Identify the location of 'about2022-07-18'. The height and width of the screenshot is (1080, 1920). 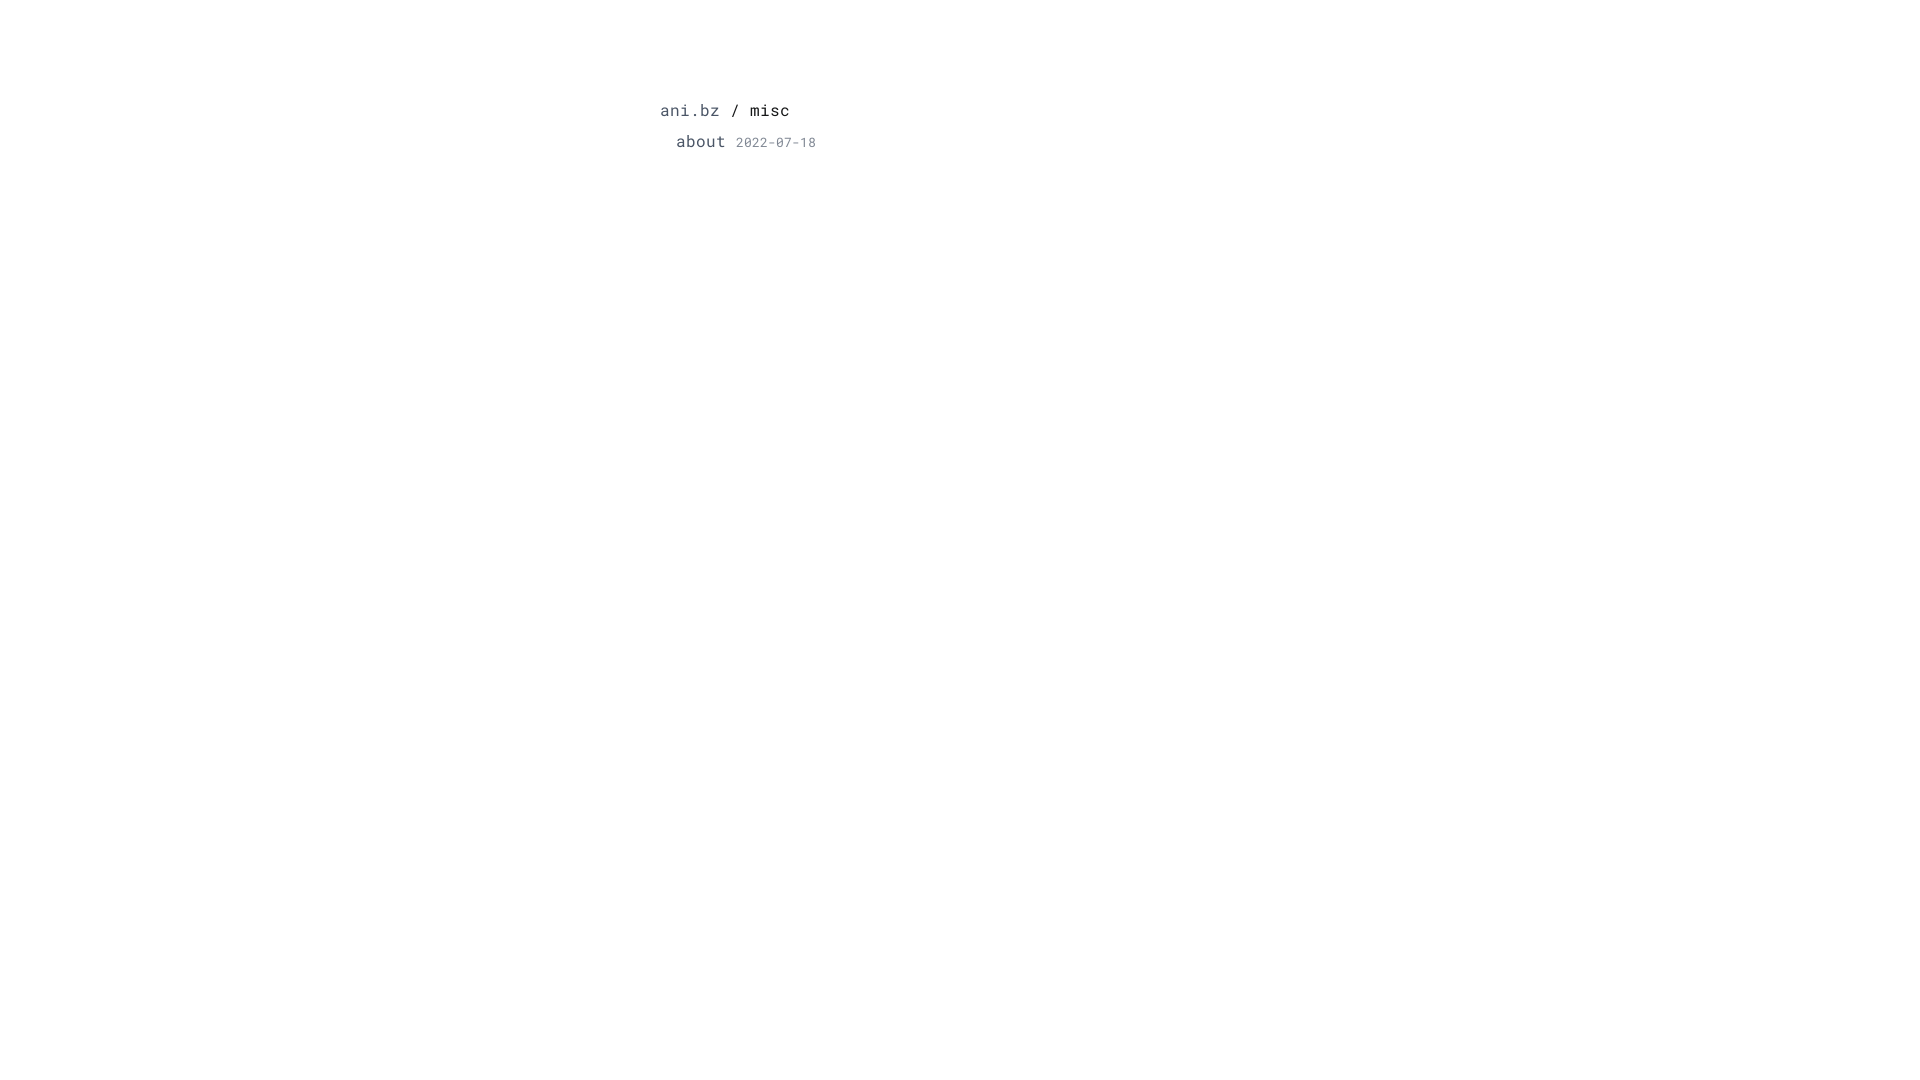
(744, 140).